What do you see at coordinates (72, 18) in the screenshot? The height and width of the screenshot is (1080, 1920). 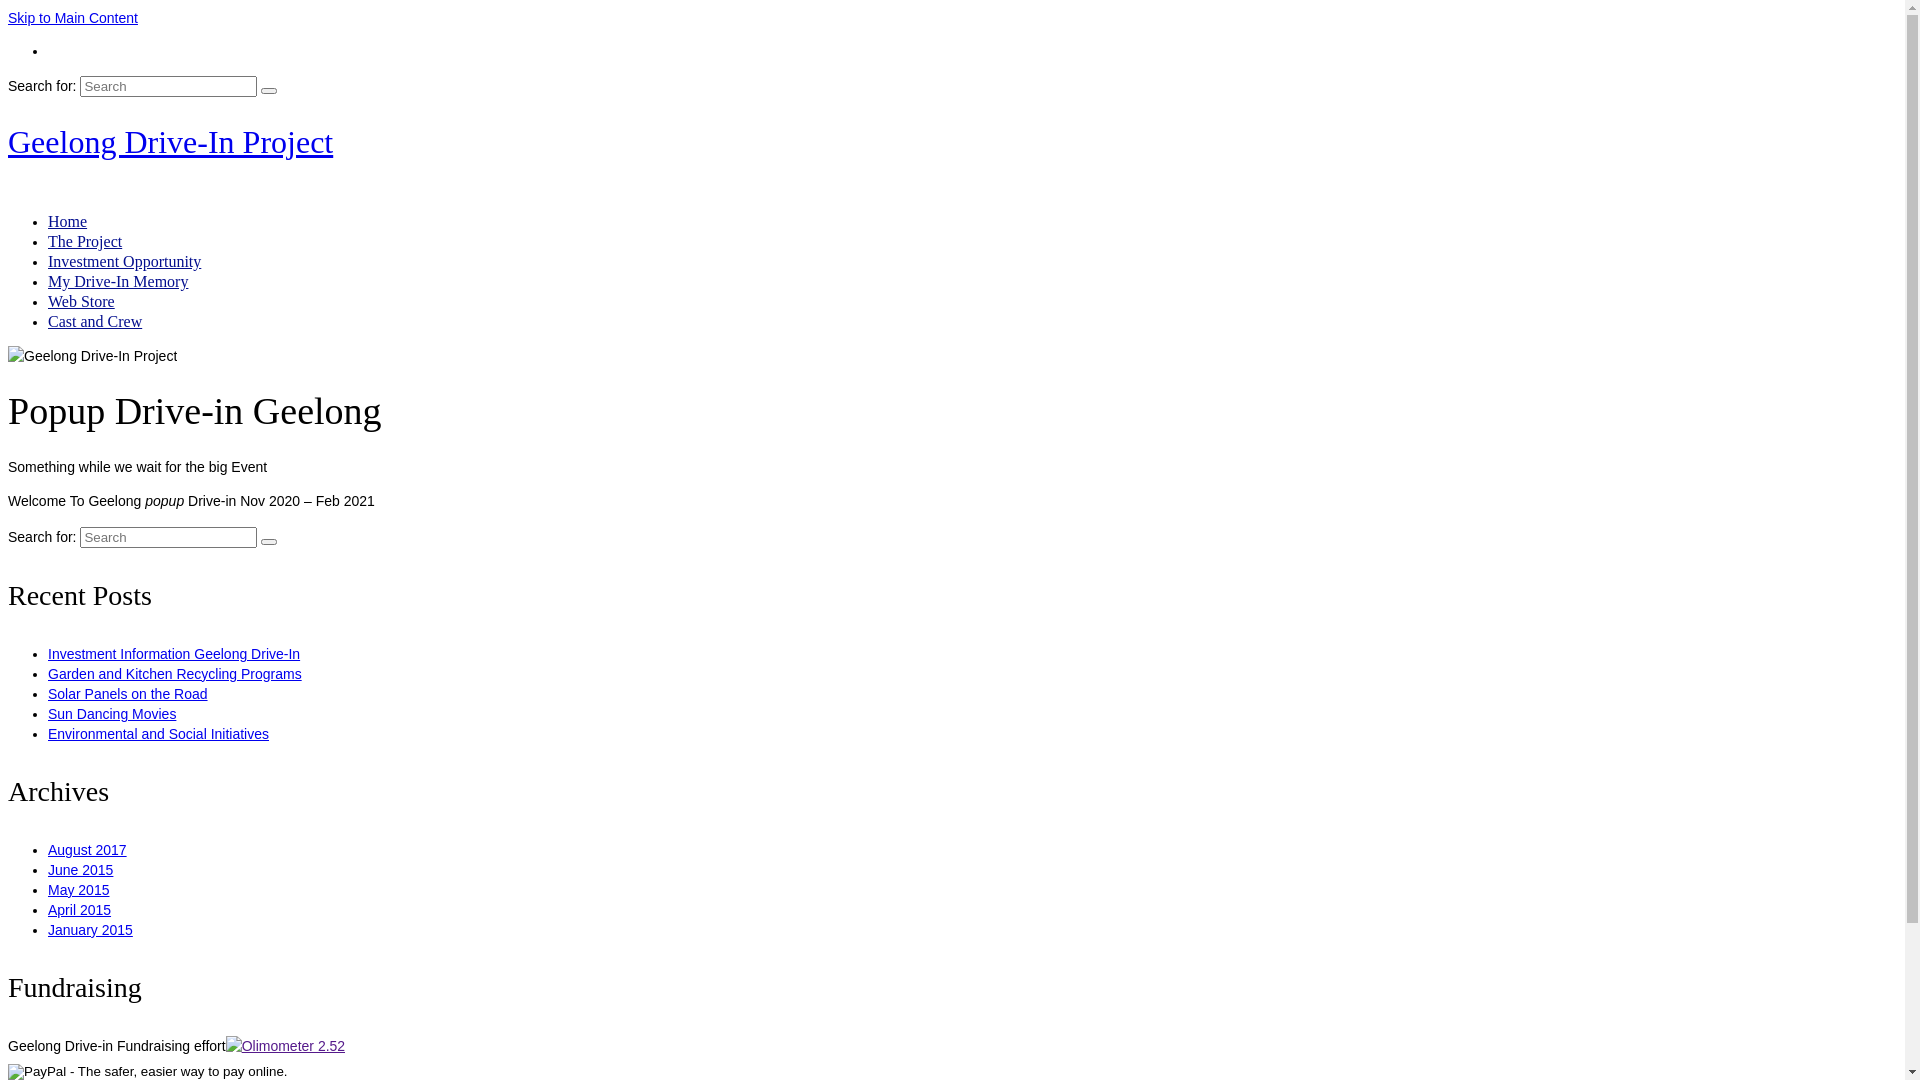 I see `'Skip to Main Content'` at bounding box center [72, 18].